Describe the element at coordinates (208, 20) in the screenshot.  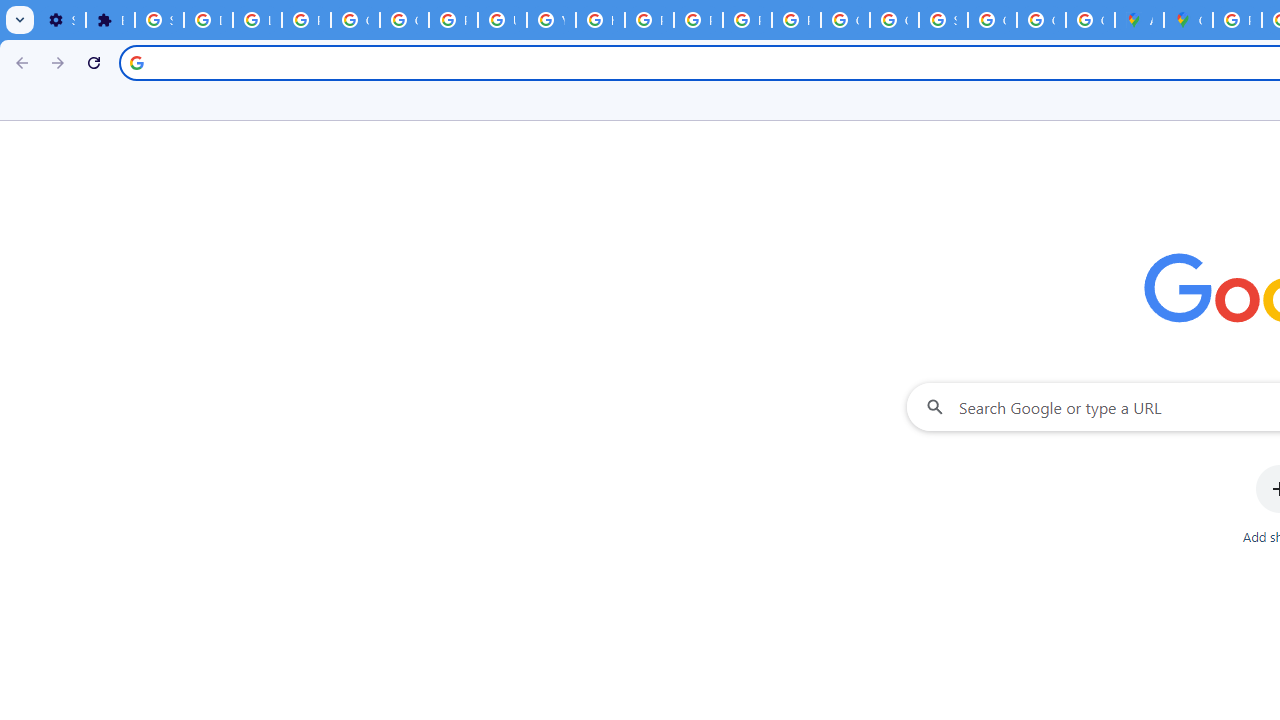
I see `'Delete photos & videos - Computer - Google Photos Help'` at that location.